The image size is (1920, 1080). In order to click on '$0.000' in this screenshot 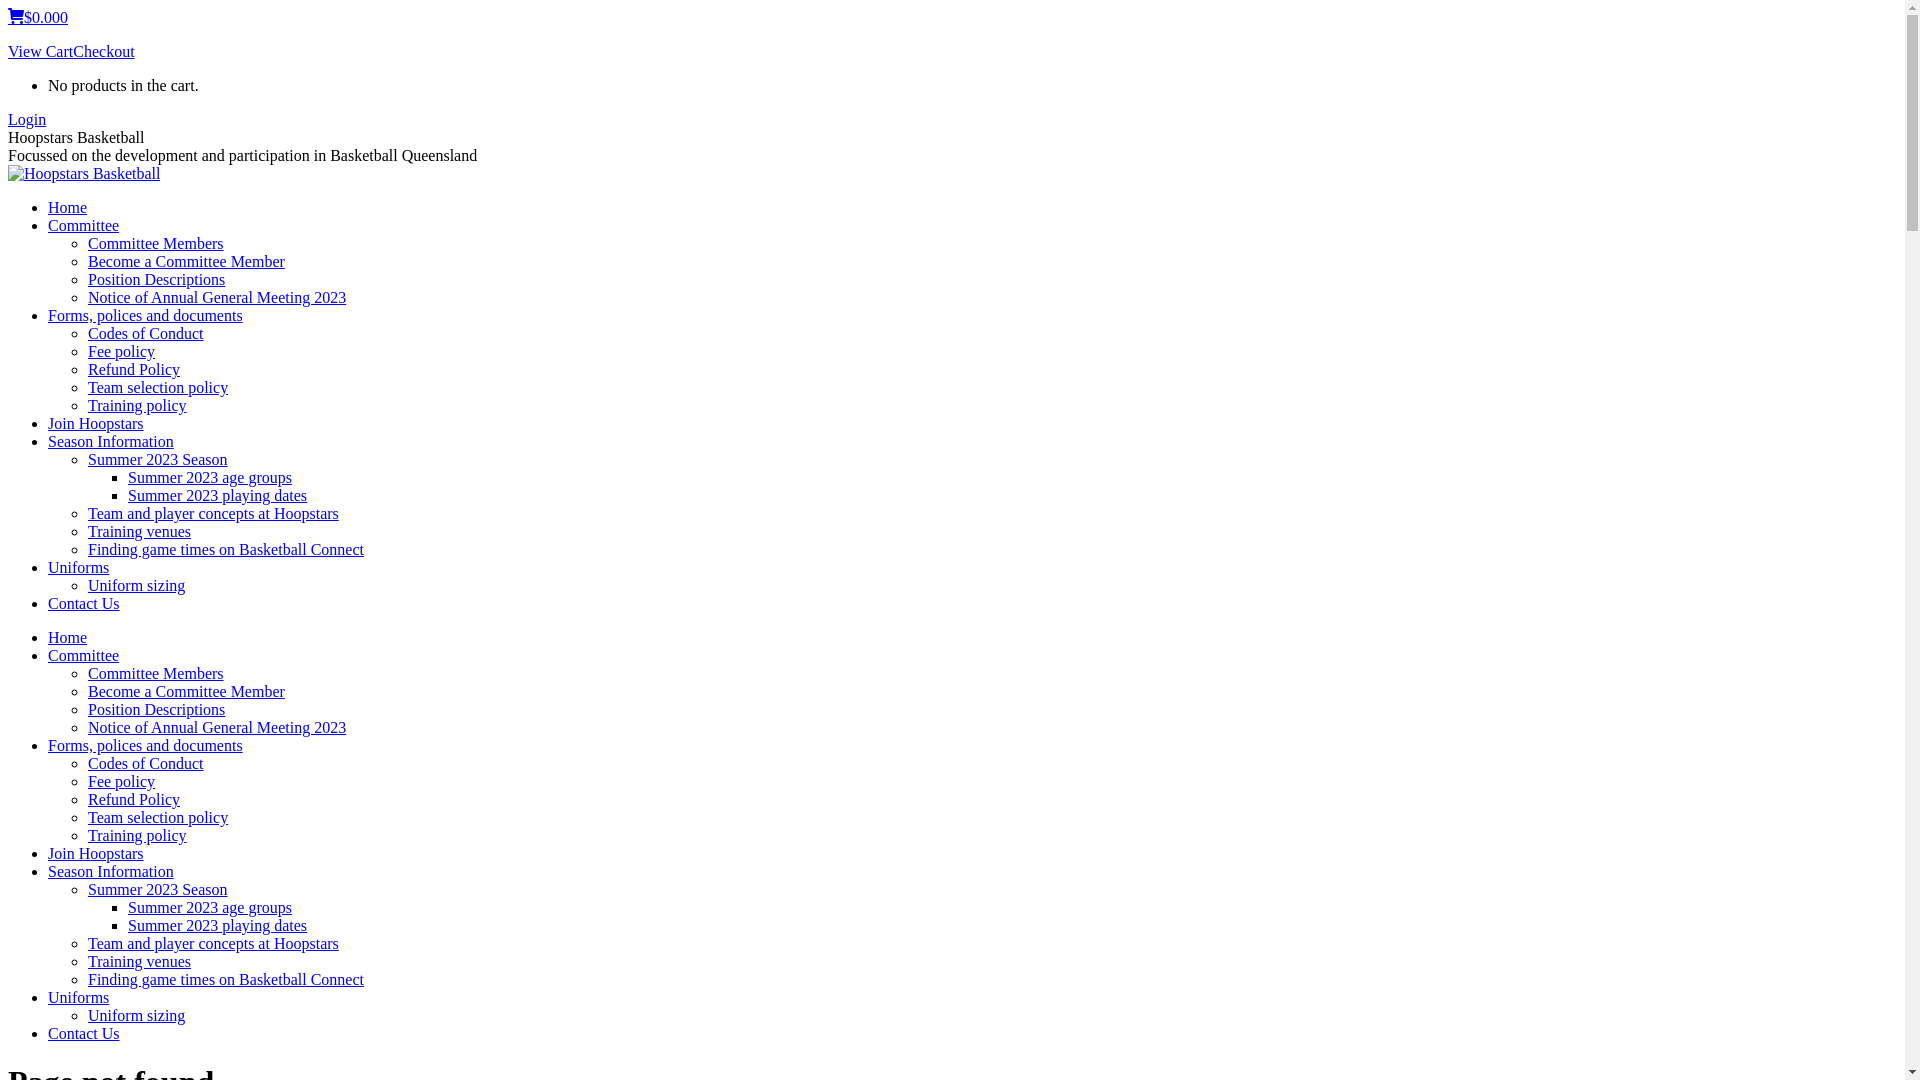, I will do `click(38, 17)`.